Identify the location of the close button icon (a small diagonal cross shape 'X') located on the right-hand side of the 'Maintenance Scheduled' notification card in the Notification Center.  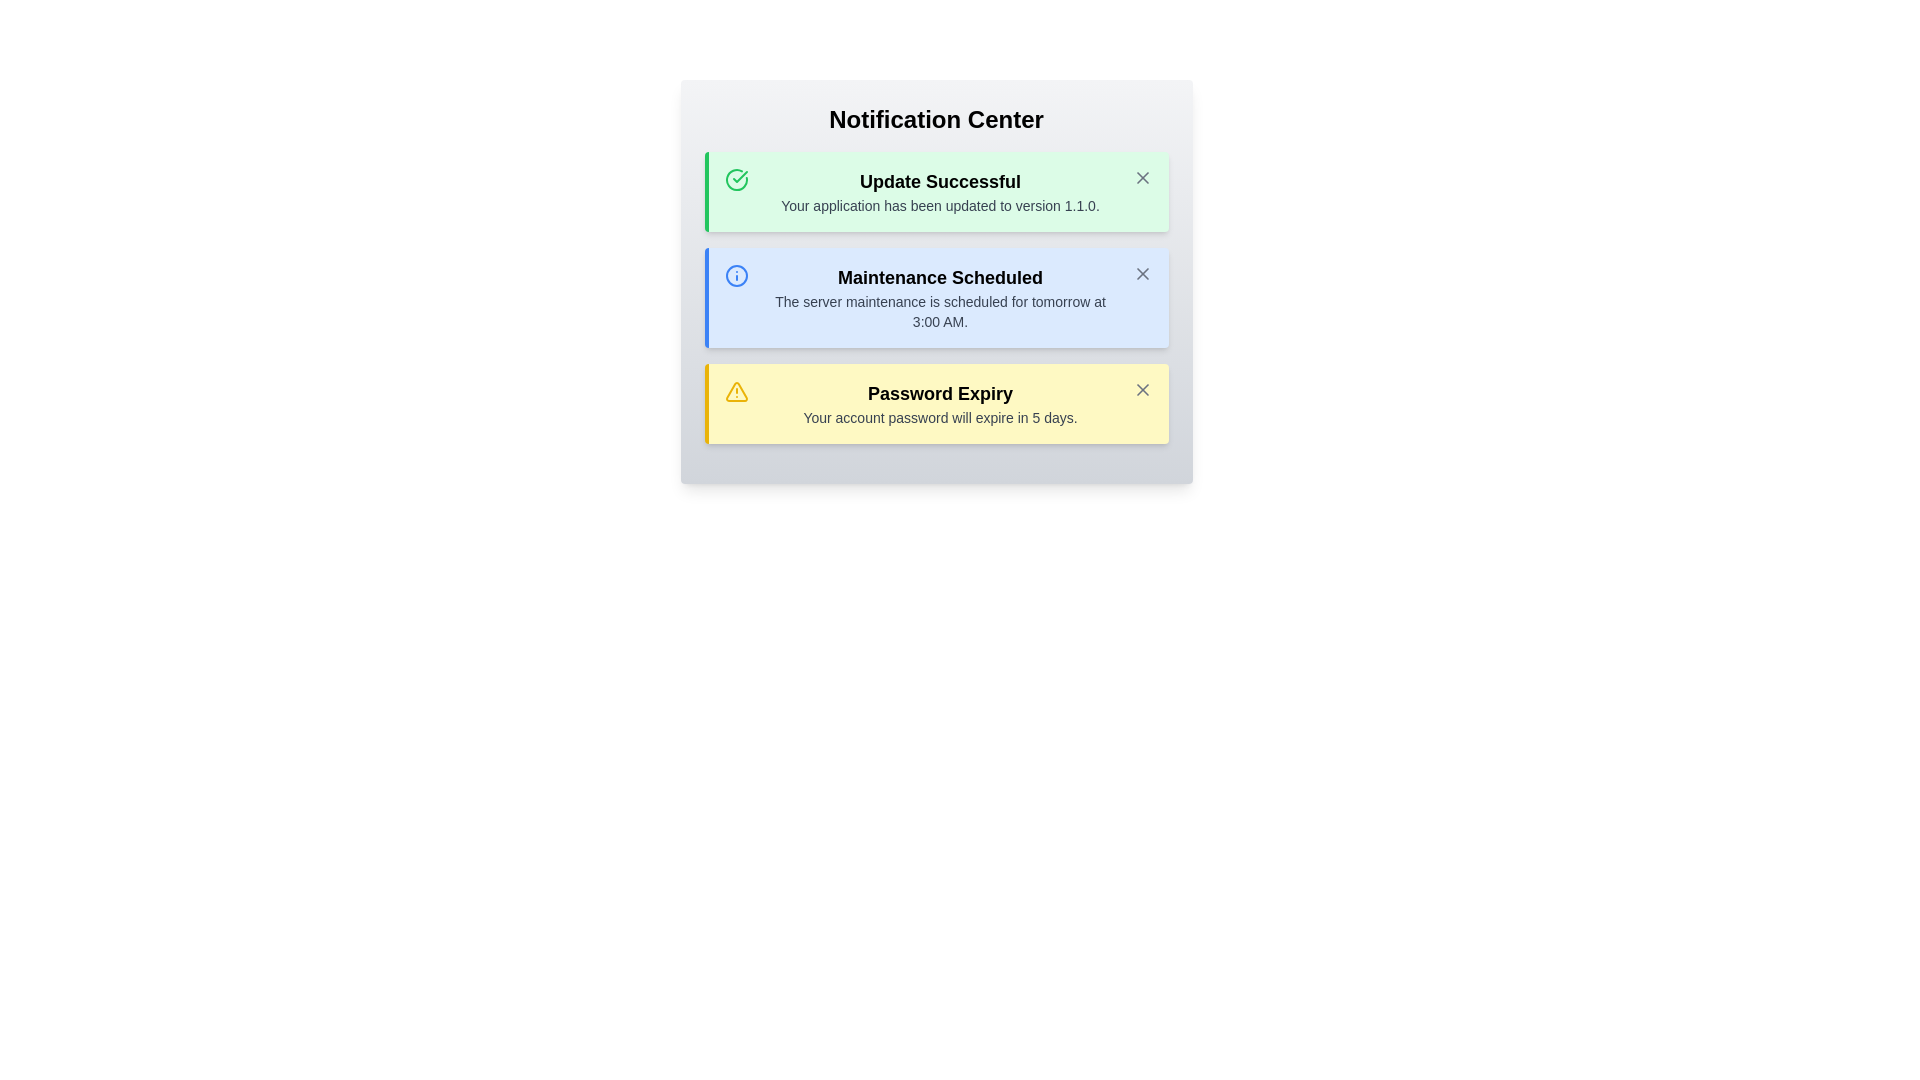
(1142, 273).